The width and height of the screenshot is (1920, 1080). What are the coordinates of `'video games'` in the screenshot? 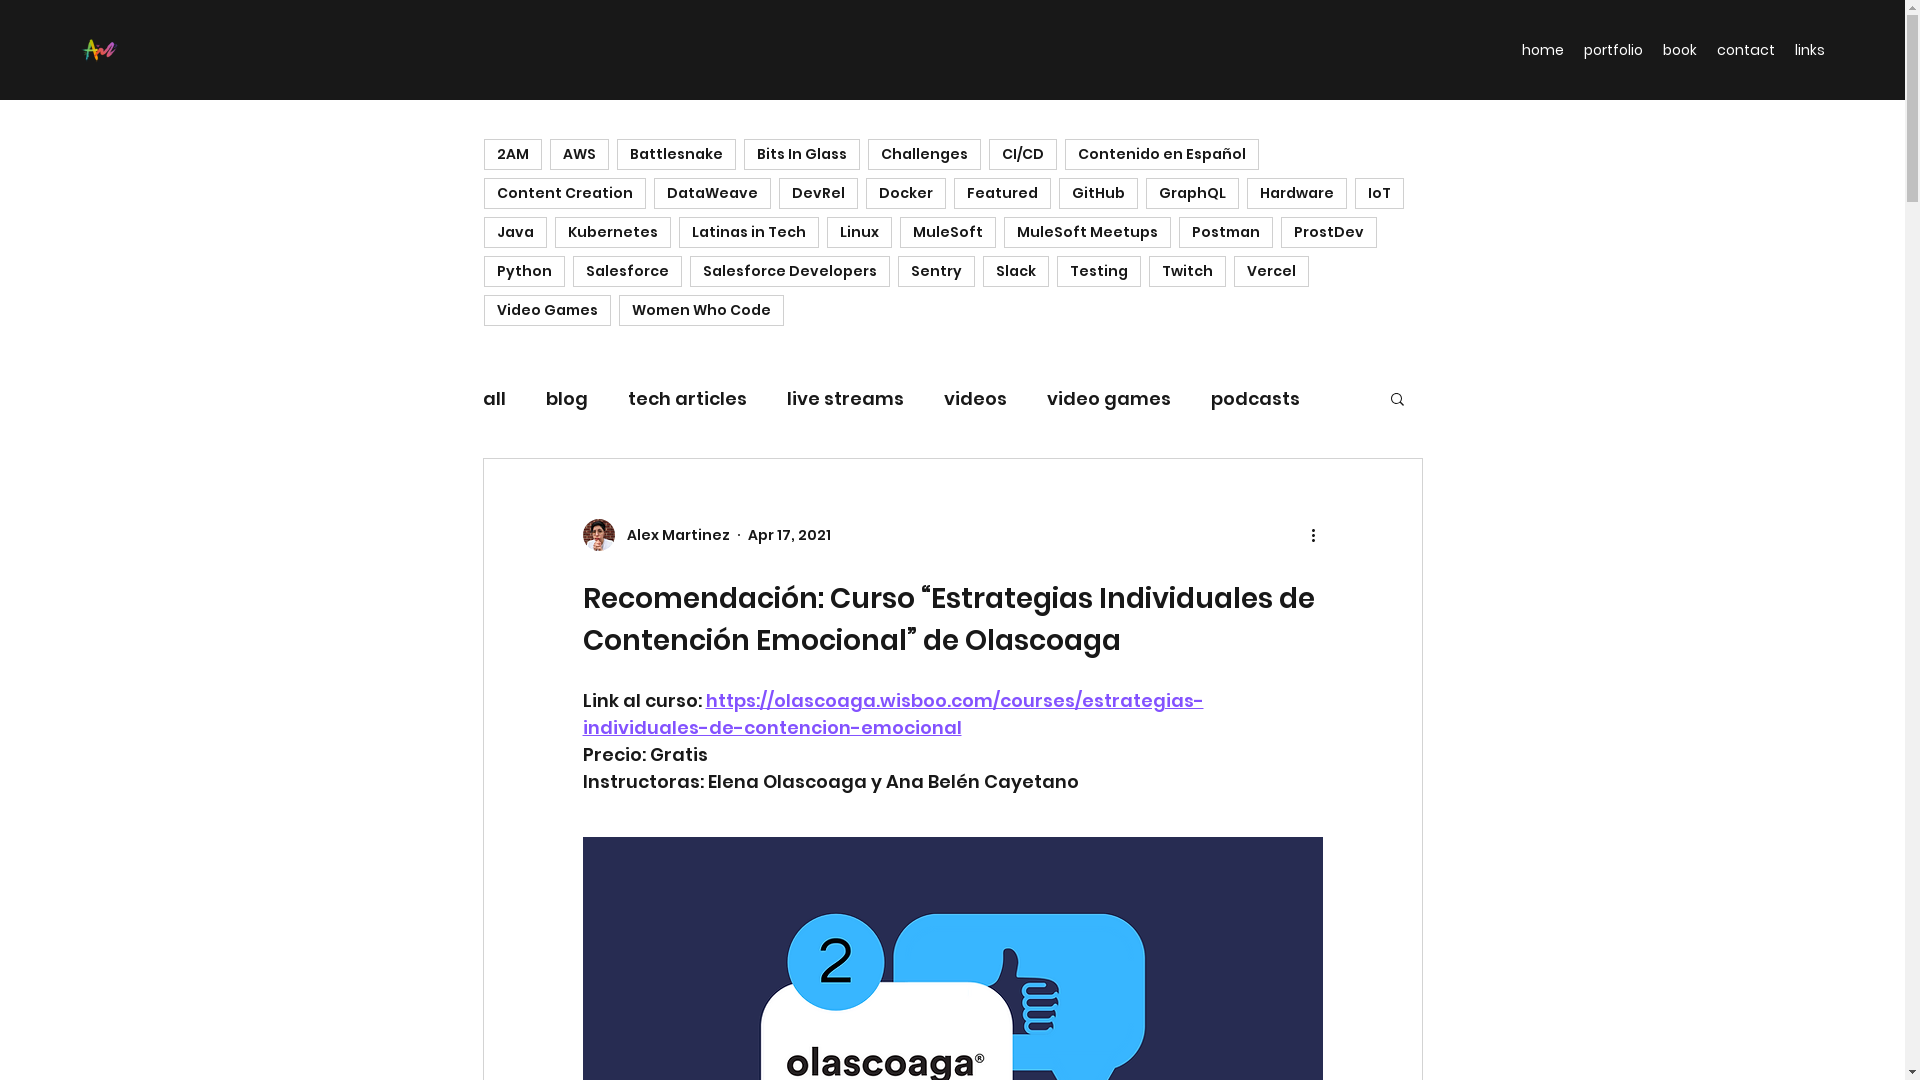 It's located at (1107, 397).